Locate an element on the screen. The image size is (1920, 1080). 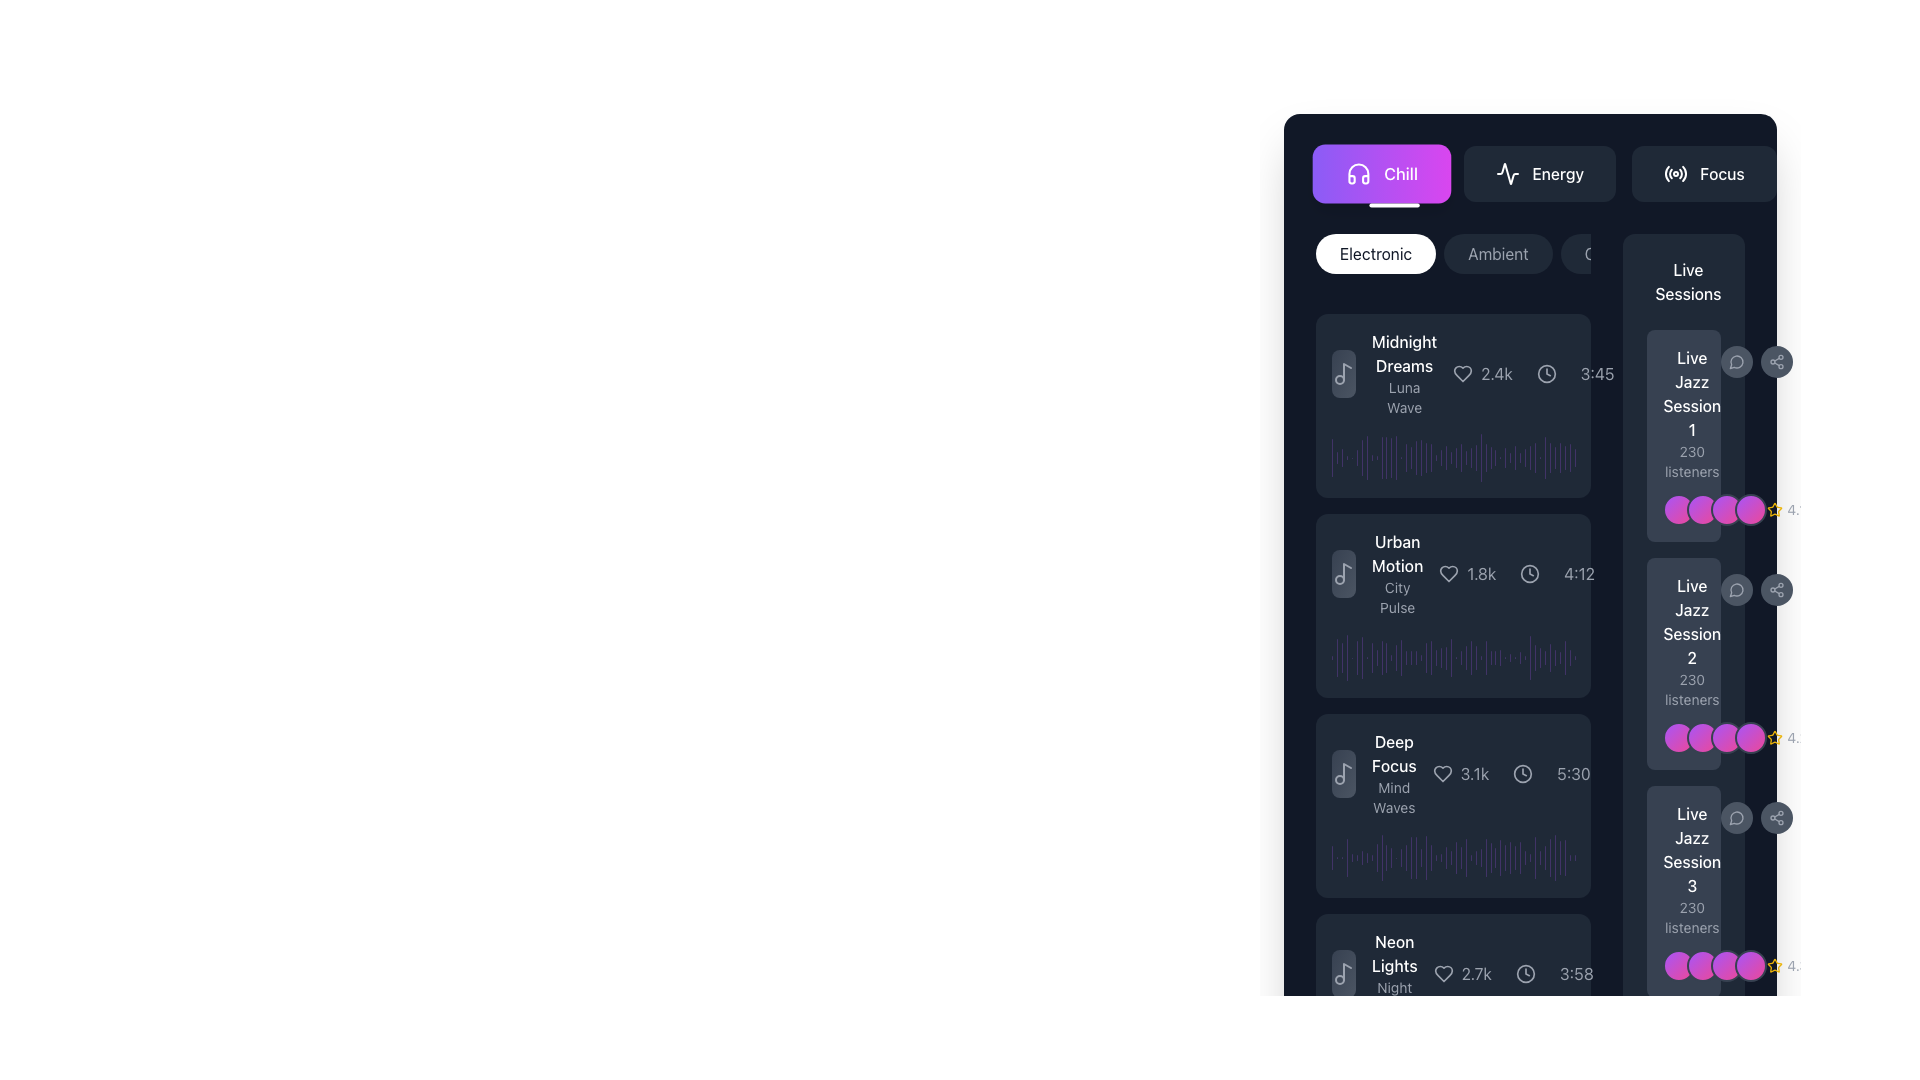
the 30th vertical bar segment of the bar chart, which is a narrow rounded purple bar with a gradient transparency effect is located at coordinates (1495, 458).